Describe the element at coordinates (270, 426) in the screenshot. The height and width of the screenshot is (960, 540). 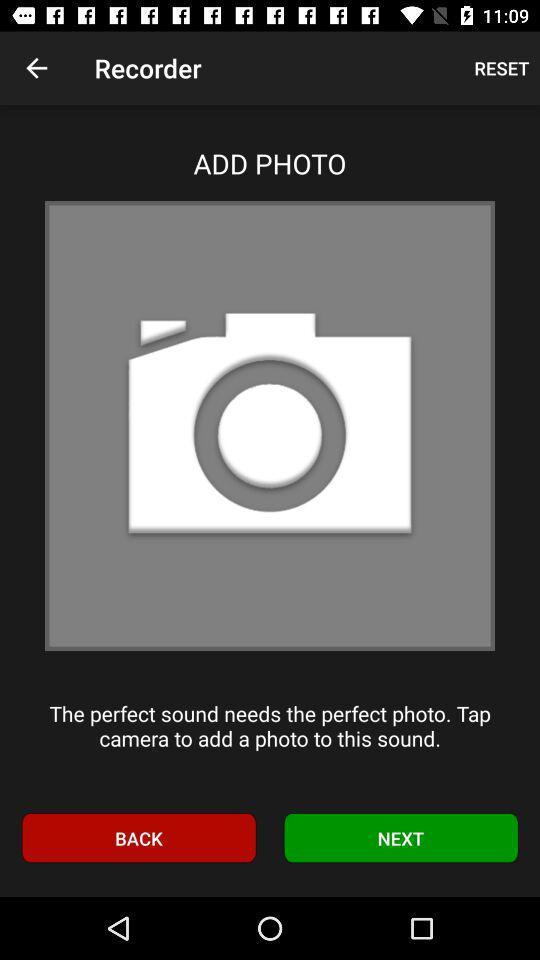
I see `icon below add photo icon` at that location.